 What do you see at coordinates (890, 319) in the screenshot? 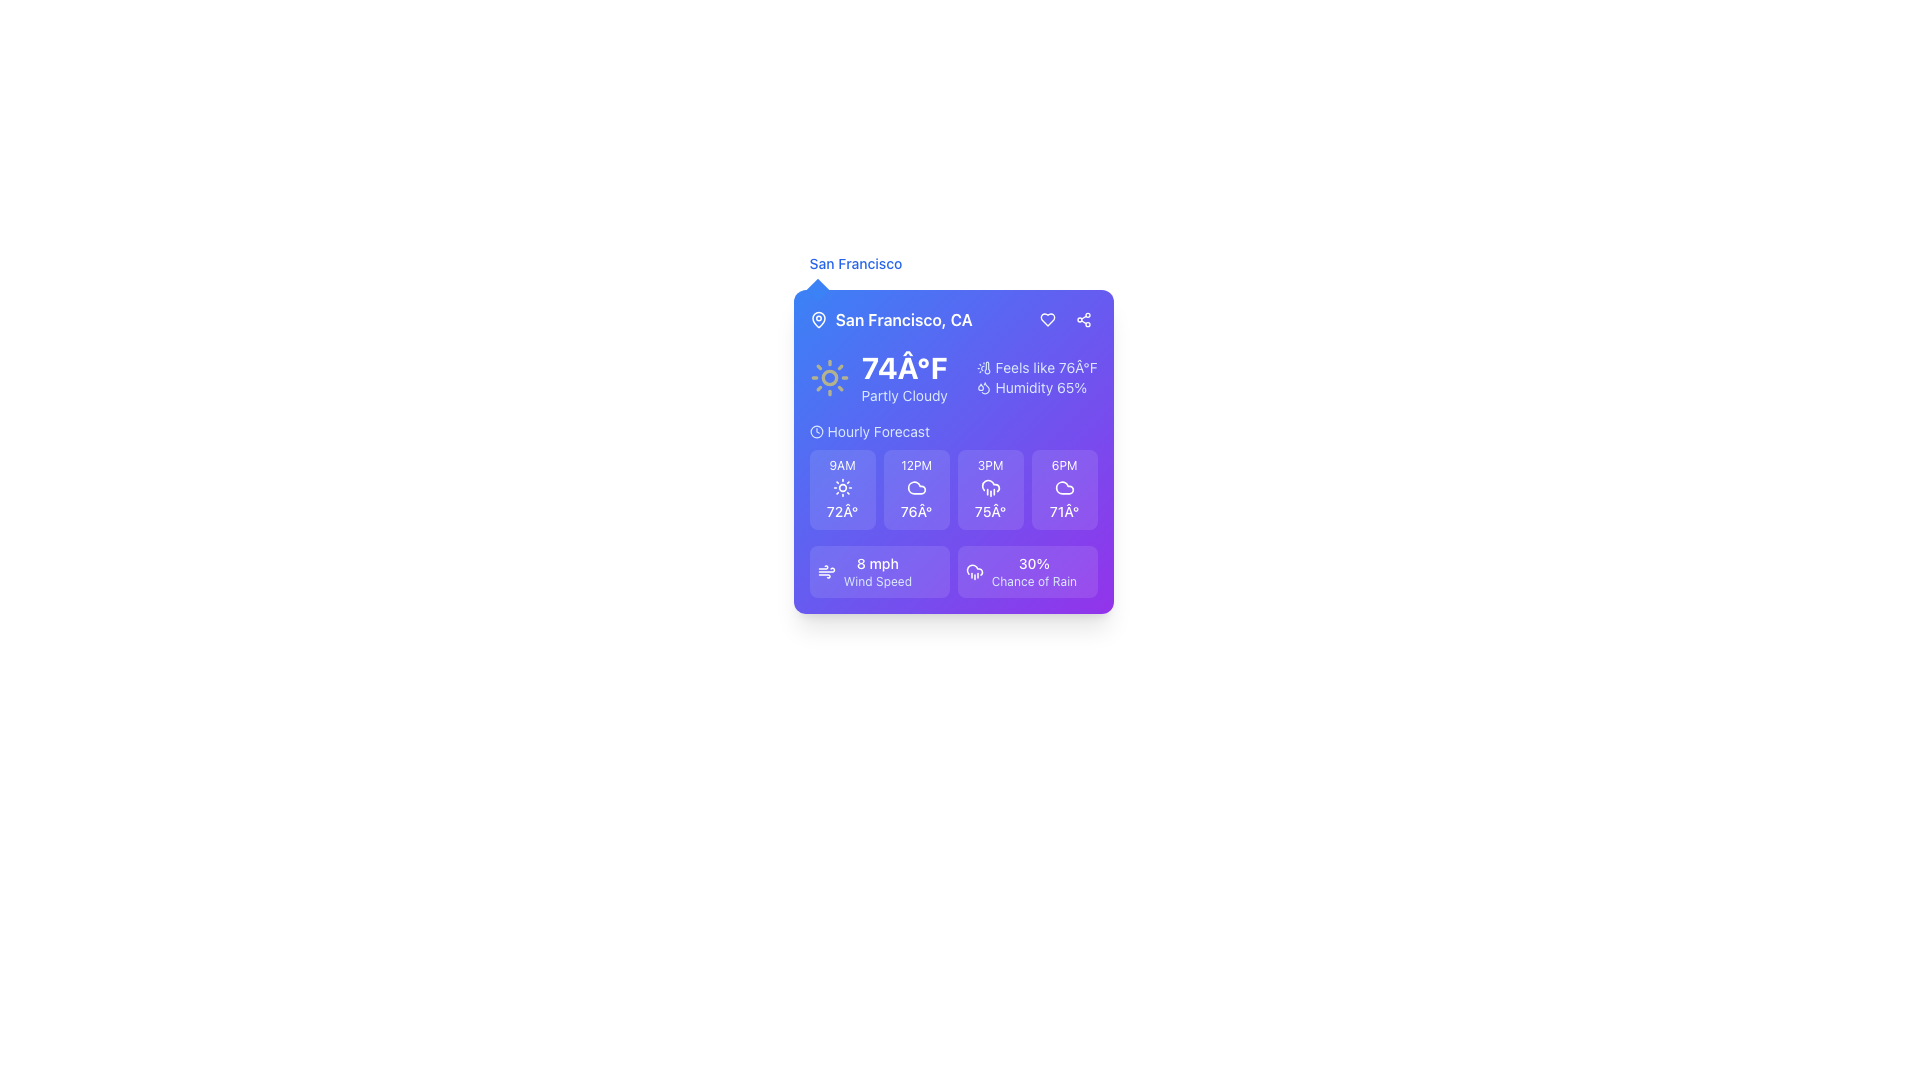
I see `the geographical location text element located below the 'San Francisco' header in the weather information card` at bounding box center [890, 319].